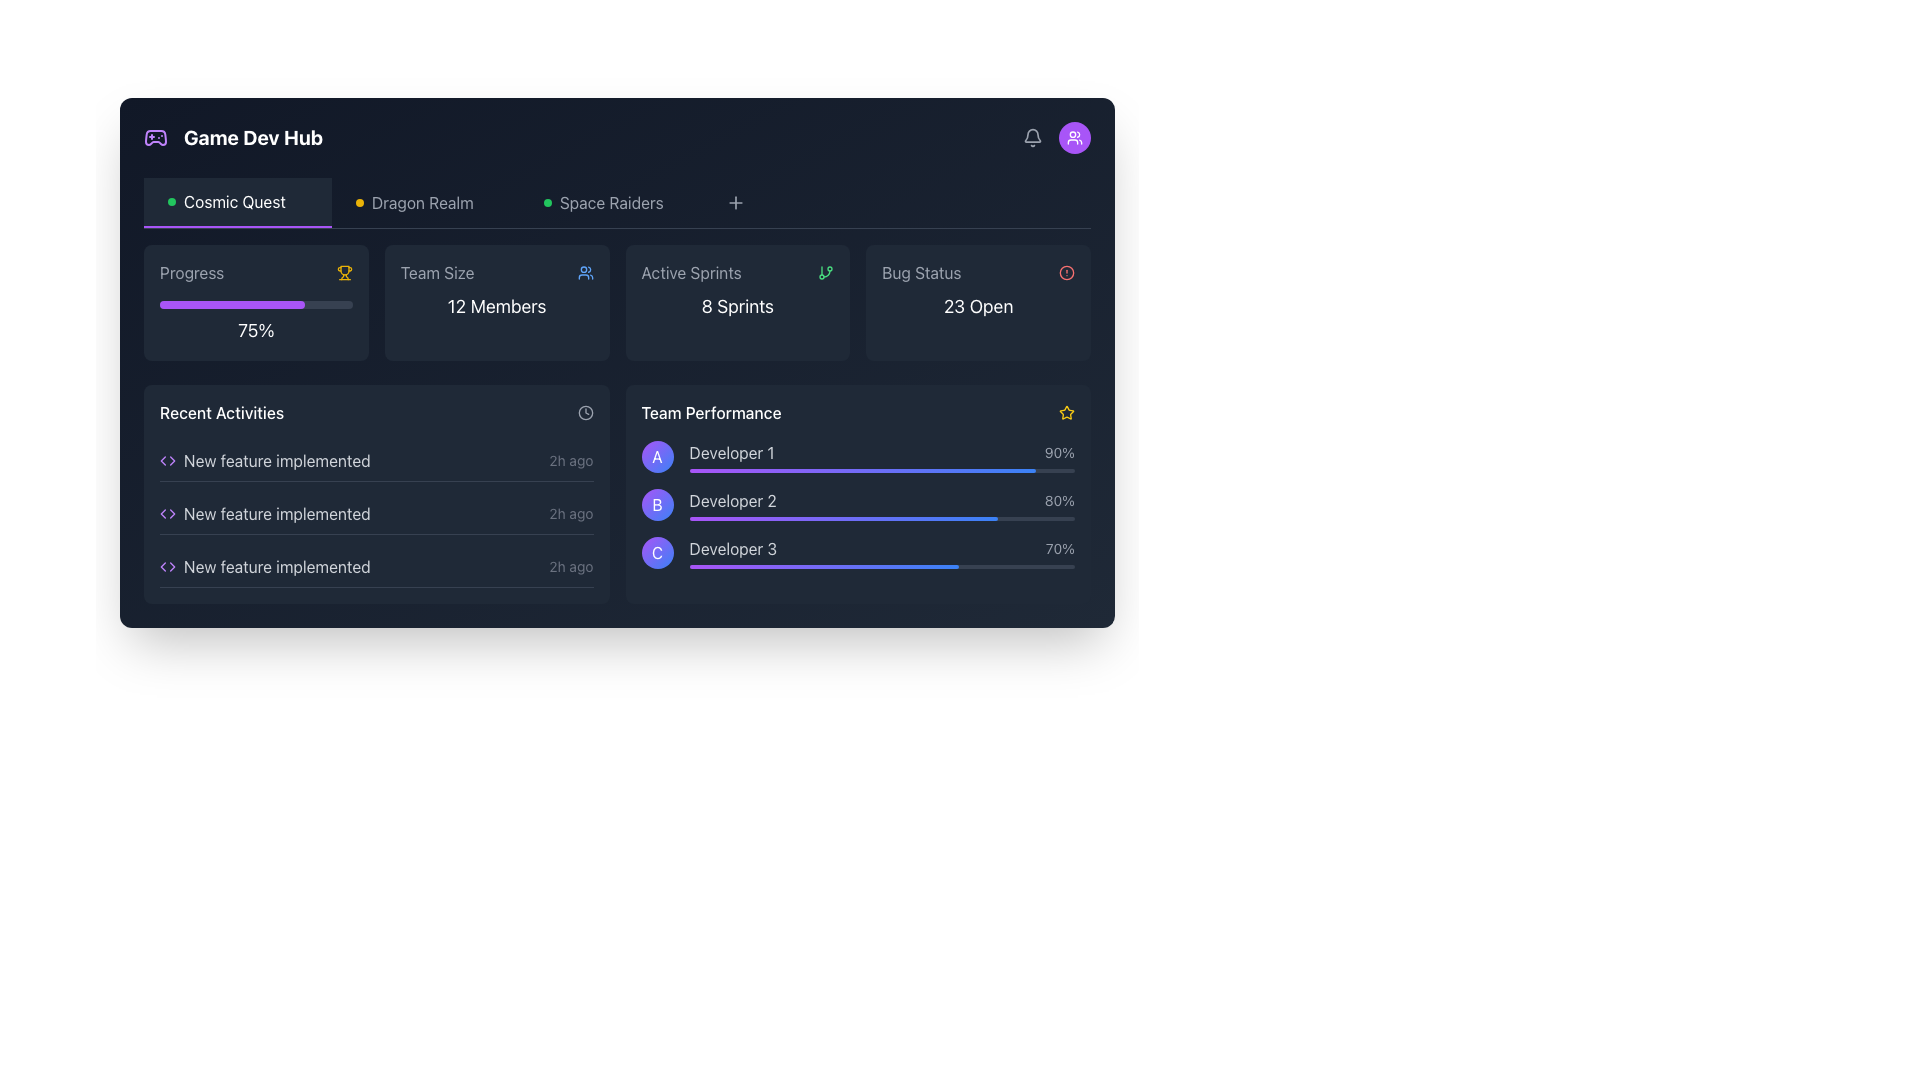 The width and height of the screenshot is (1920, 1080). What do you see at coordinates (826, 273) in the screenshot?
I see `the version control icon with a green outline located in the 'Active Sprints' panel, positioned to the right of the text '8 Sprints'` at bounding box center [826, 273].